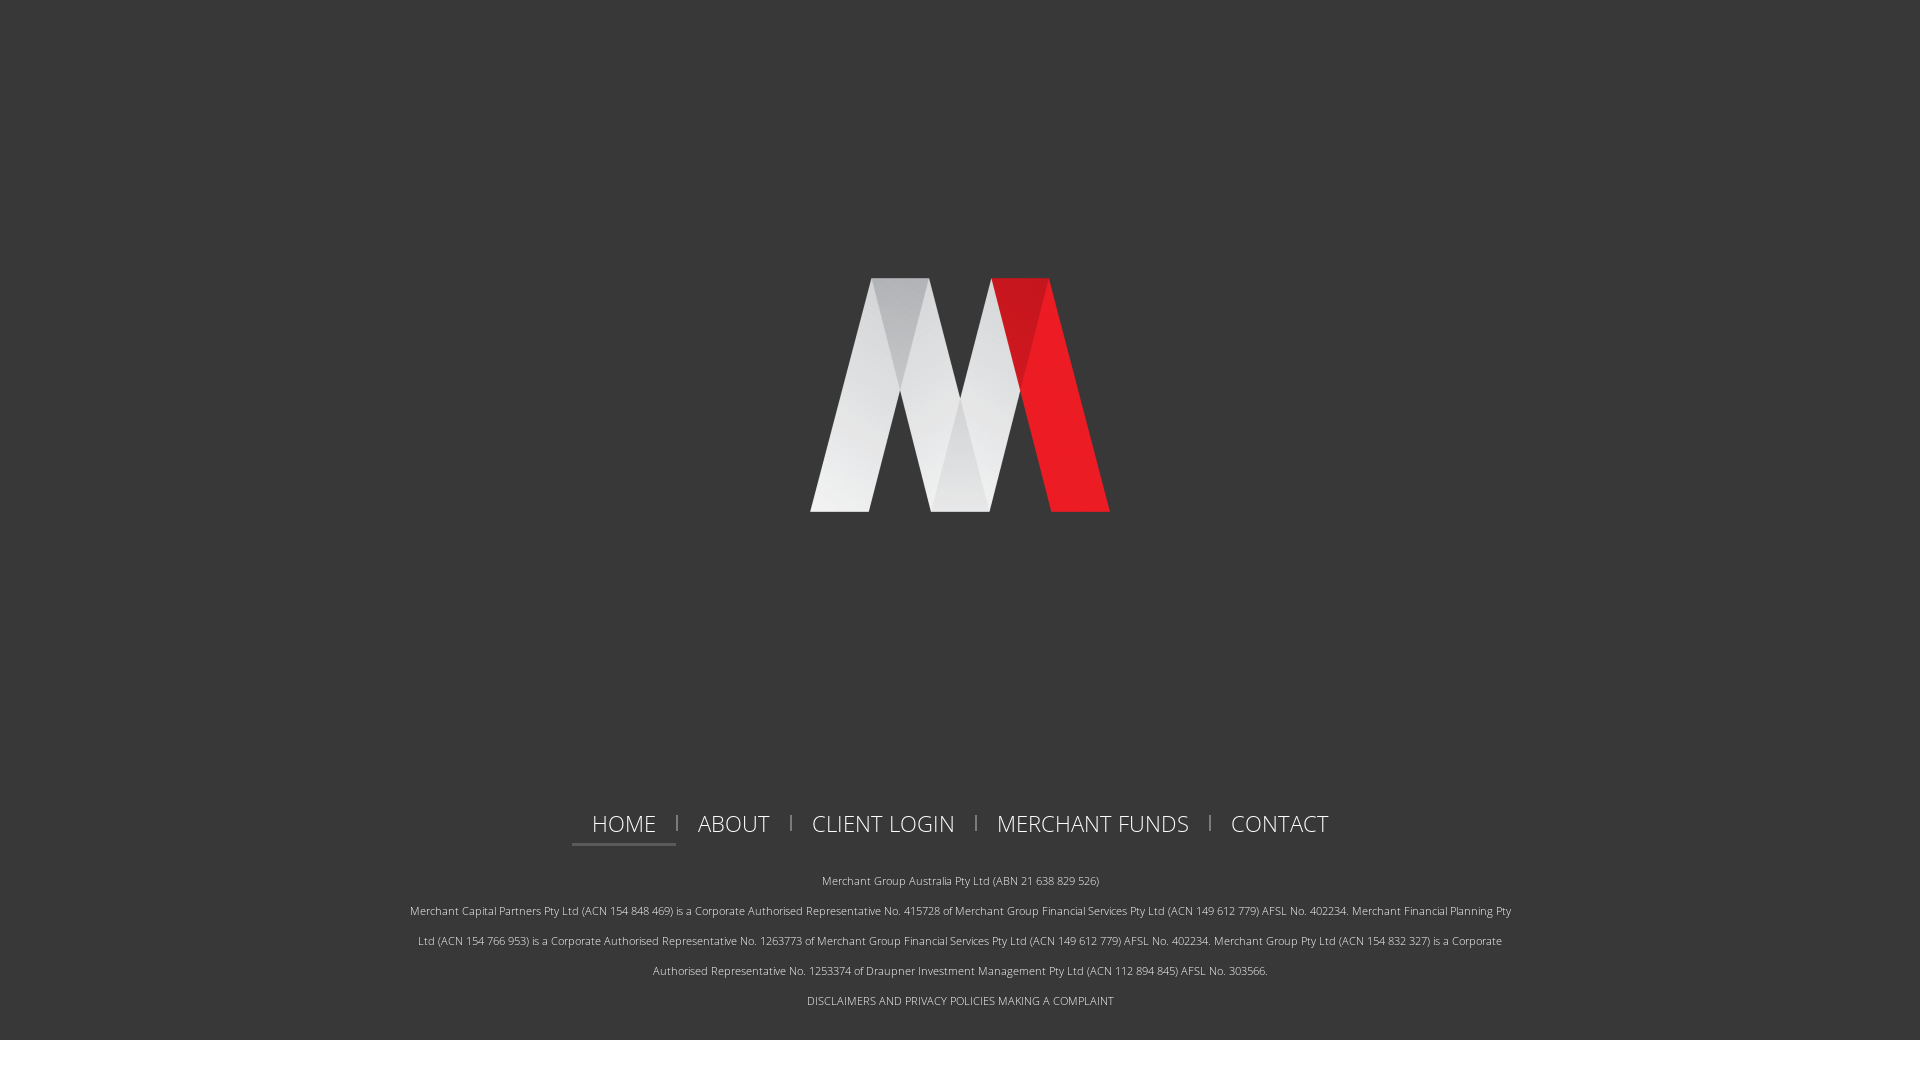 This screenshot has width=1920, height=1080. What do you see at coordinates (1090, 822) in the screenshot?
I see `'MERCHANT FUNDS'` at bounding box center [1090, 822].